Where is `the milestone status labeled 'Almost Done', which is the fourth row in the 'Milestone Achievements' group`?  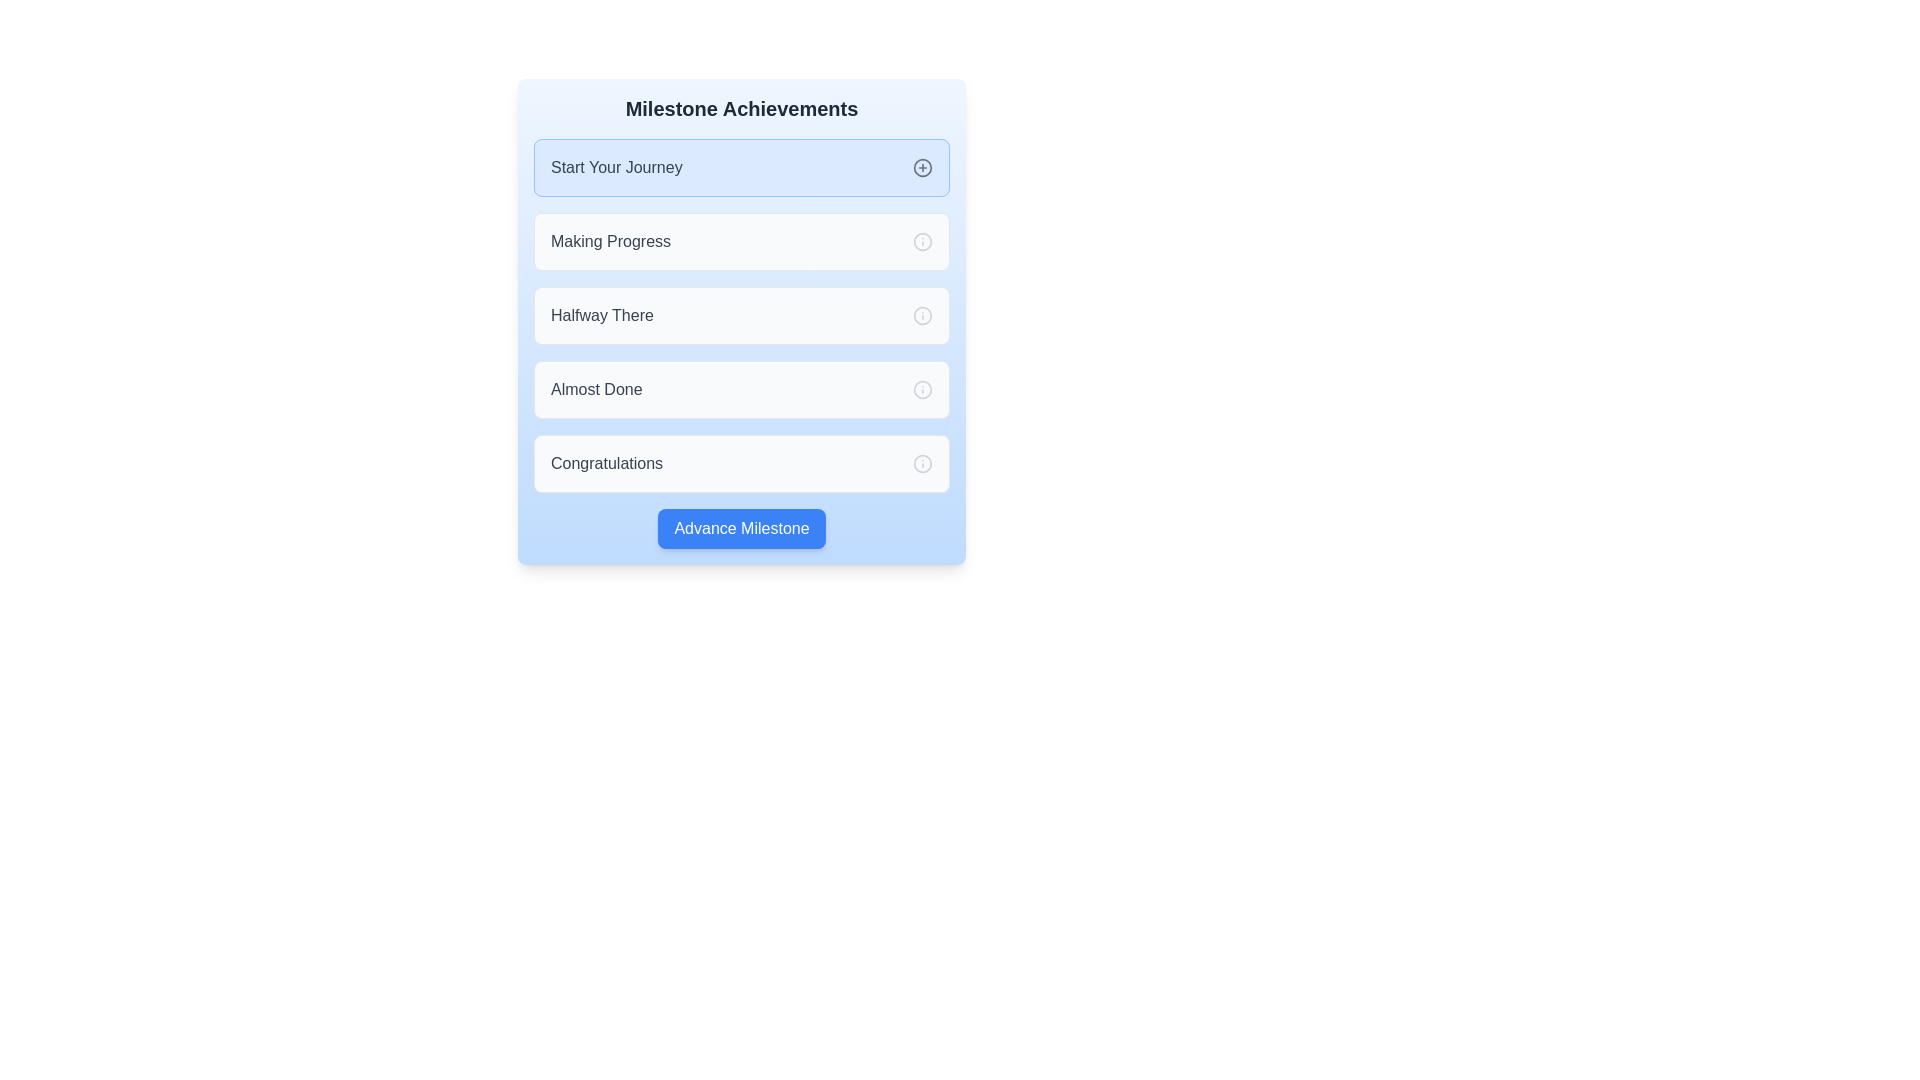 the milestone status labeled 'Almost Done', which is the fourth row in the 'Milestone Achievements' group is located at coordinates (741, 389).